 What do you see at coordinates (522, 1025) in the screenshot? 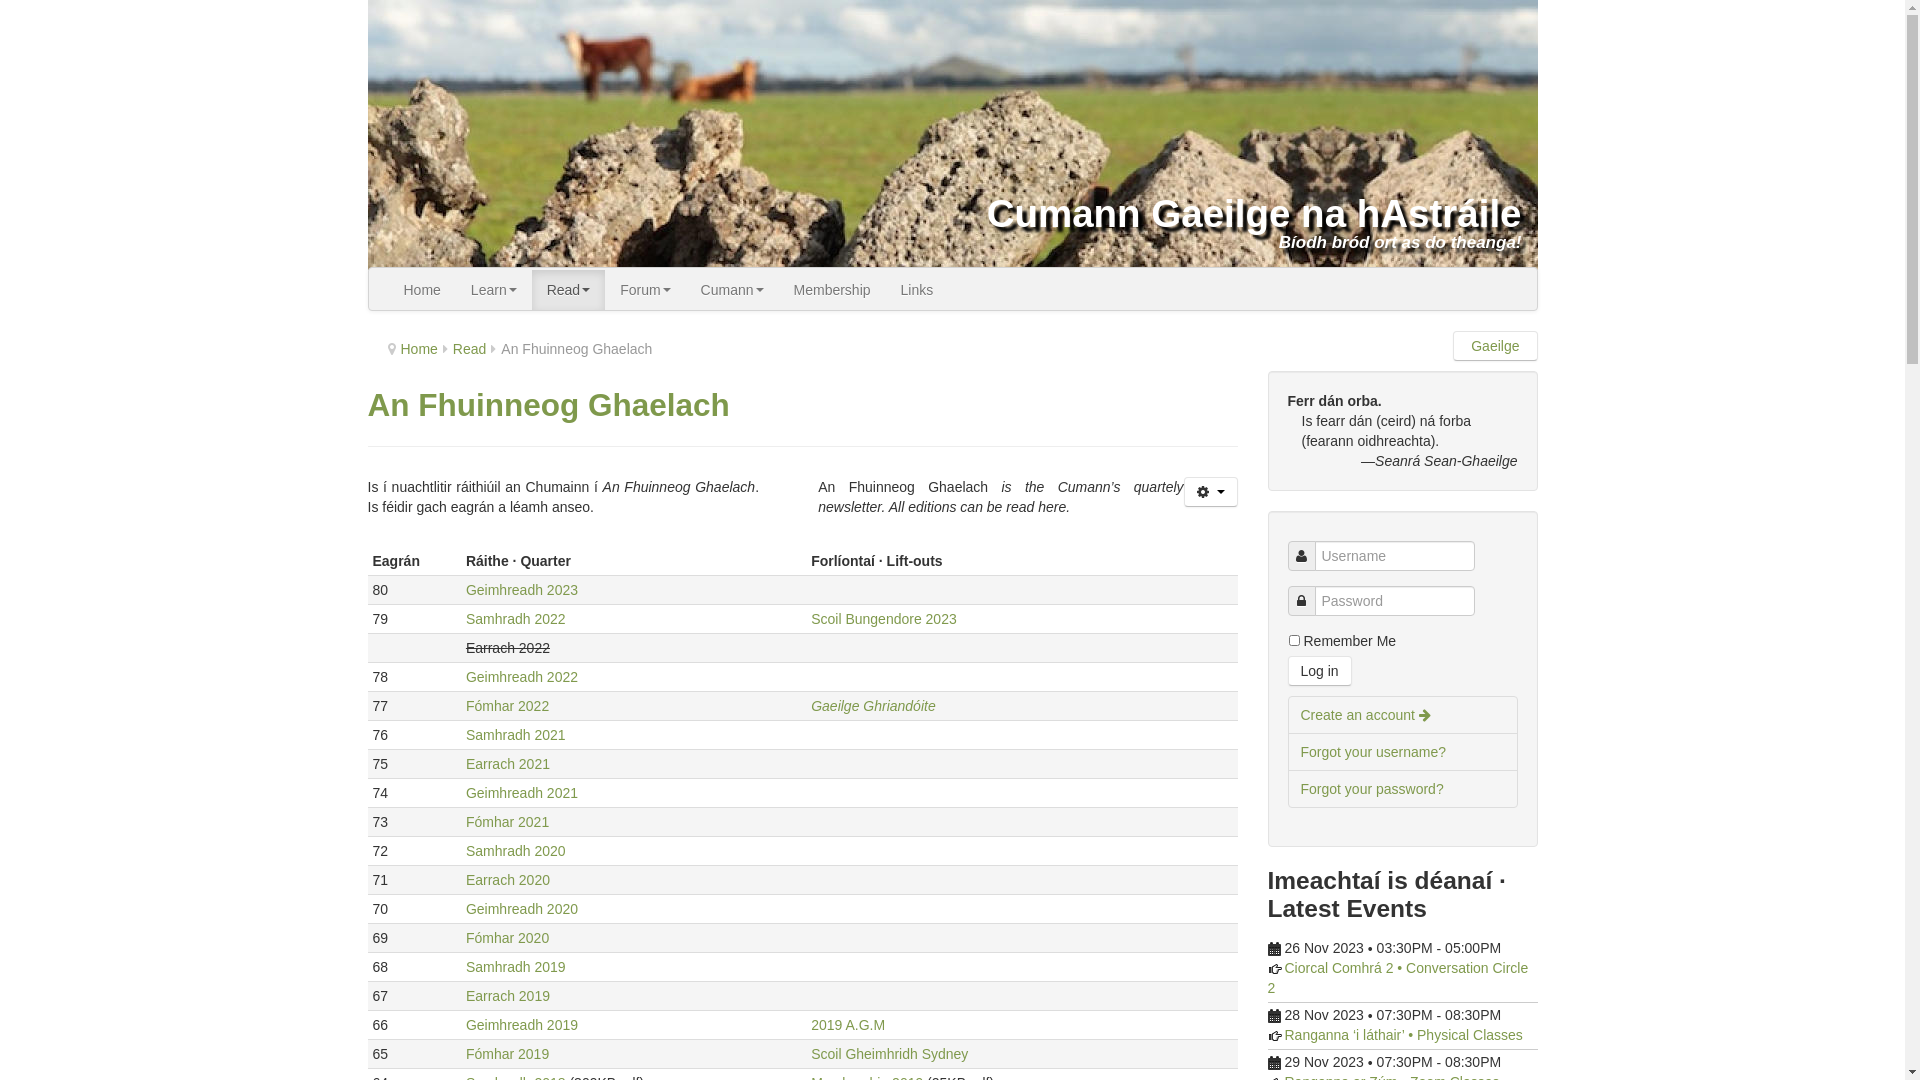
I see `'Geimhreadh 2019'` at bounding box center [522, 1025].